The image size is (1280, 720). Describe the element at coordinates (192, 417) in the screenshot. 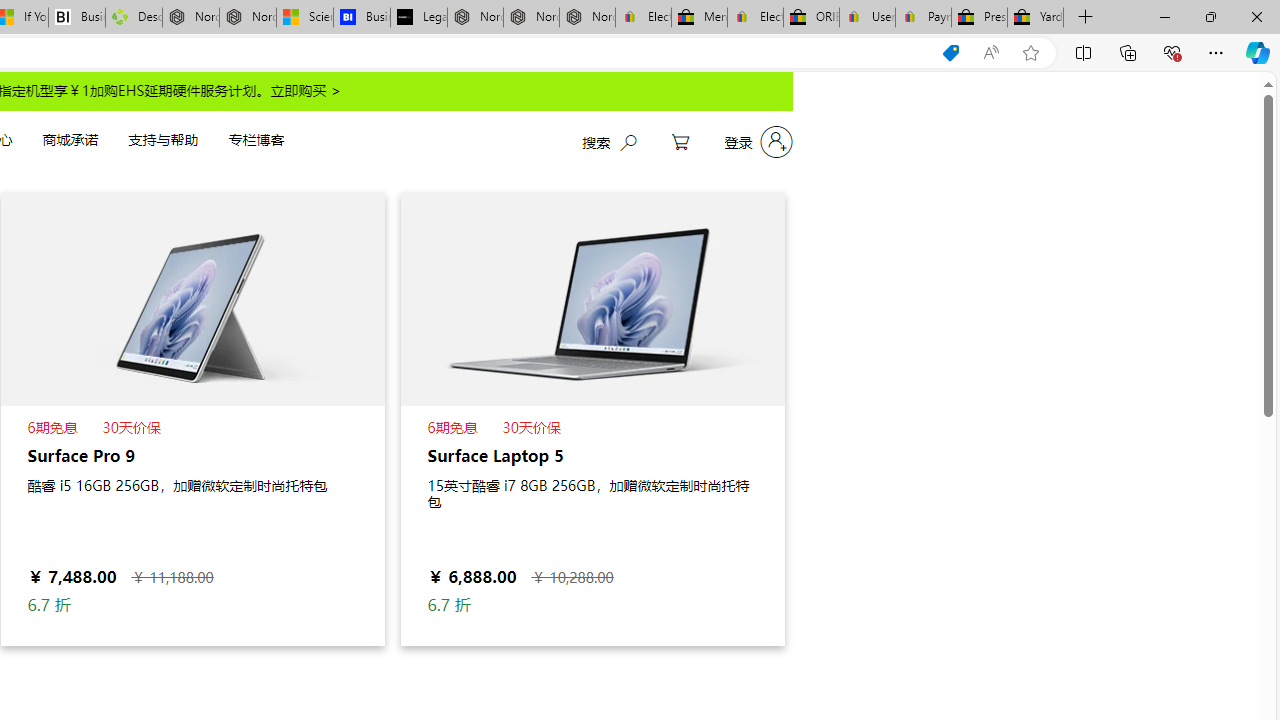

I see `'Surface Pro 9'` at that location.